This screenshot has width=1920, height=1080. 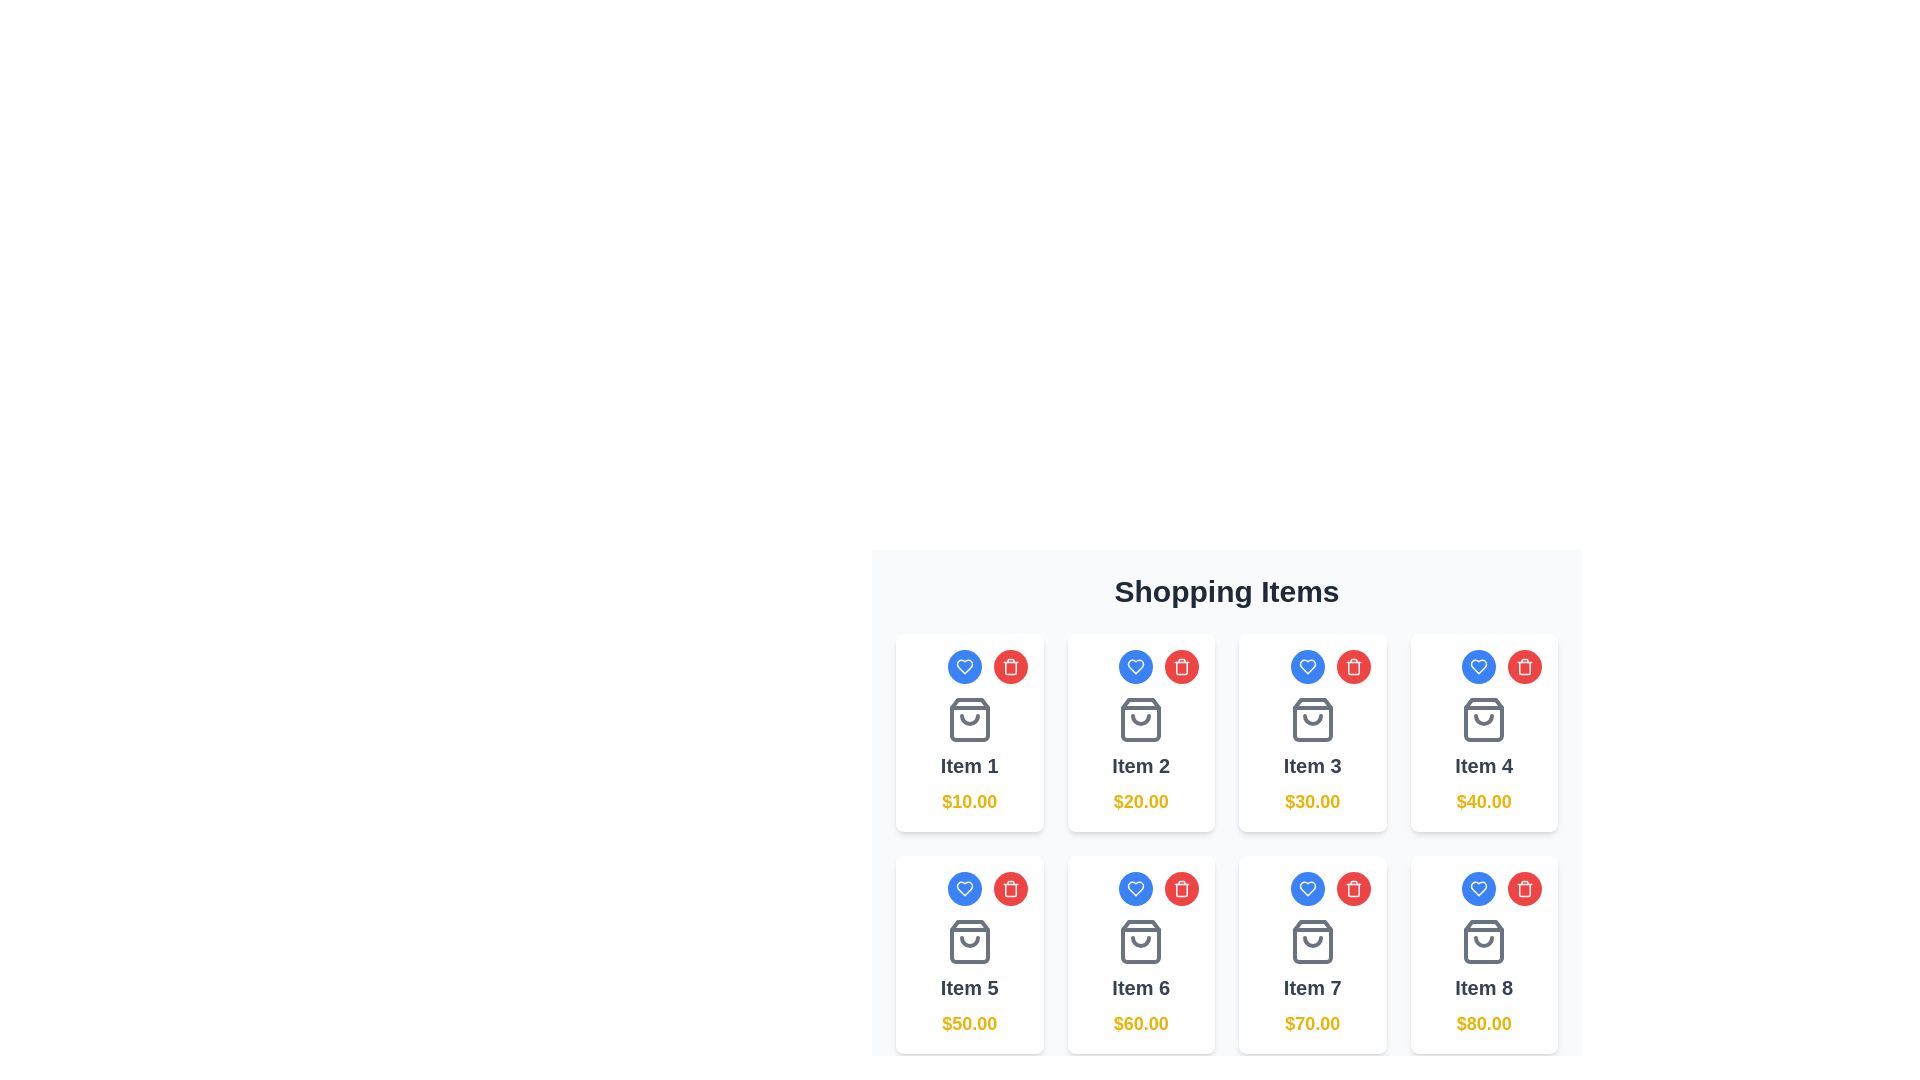 What do you see at coordinates (1312, 977) in the screenshot?
I see `the Display card presenting shopping item details, located` at bounding box center [1312, 977].